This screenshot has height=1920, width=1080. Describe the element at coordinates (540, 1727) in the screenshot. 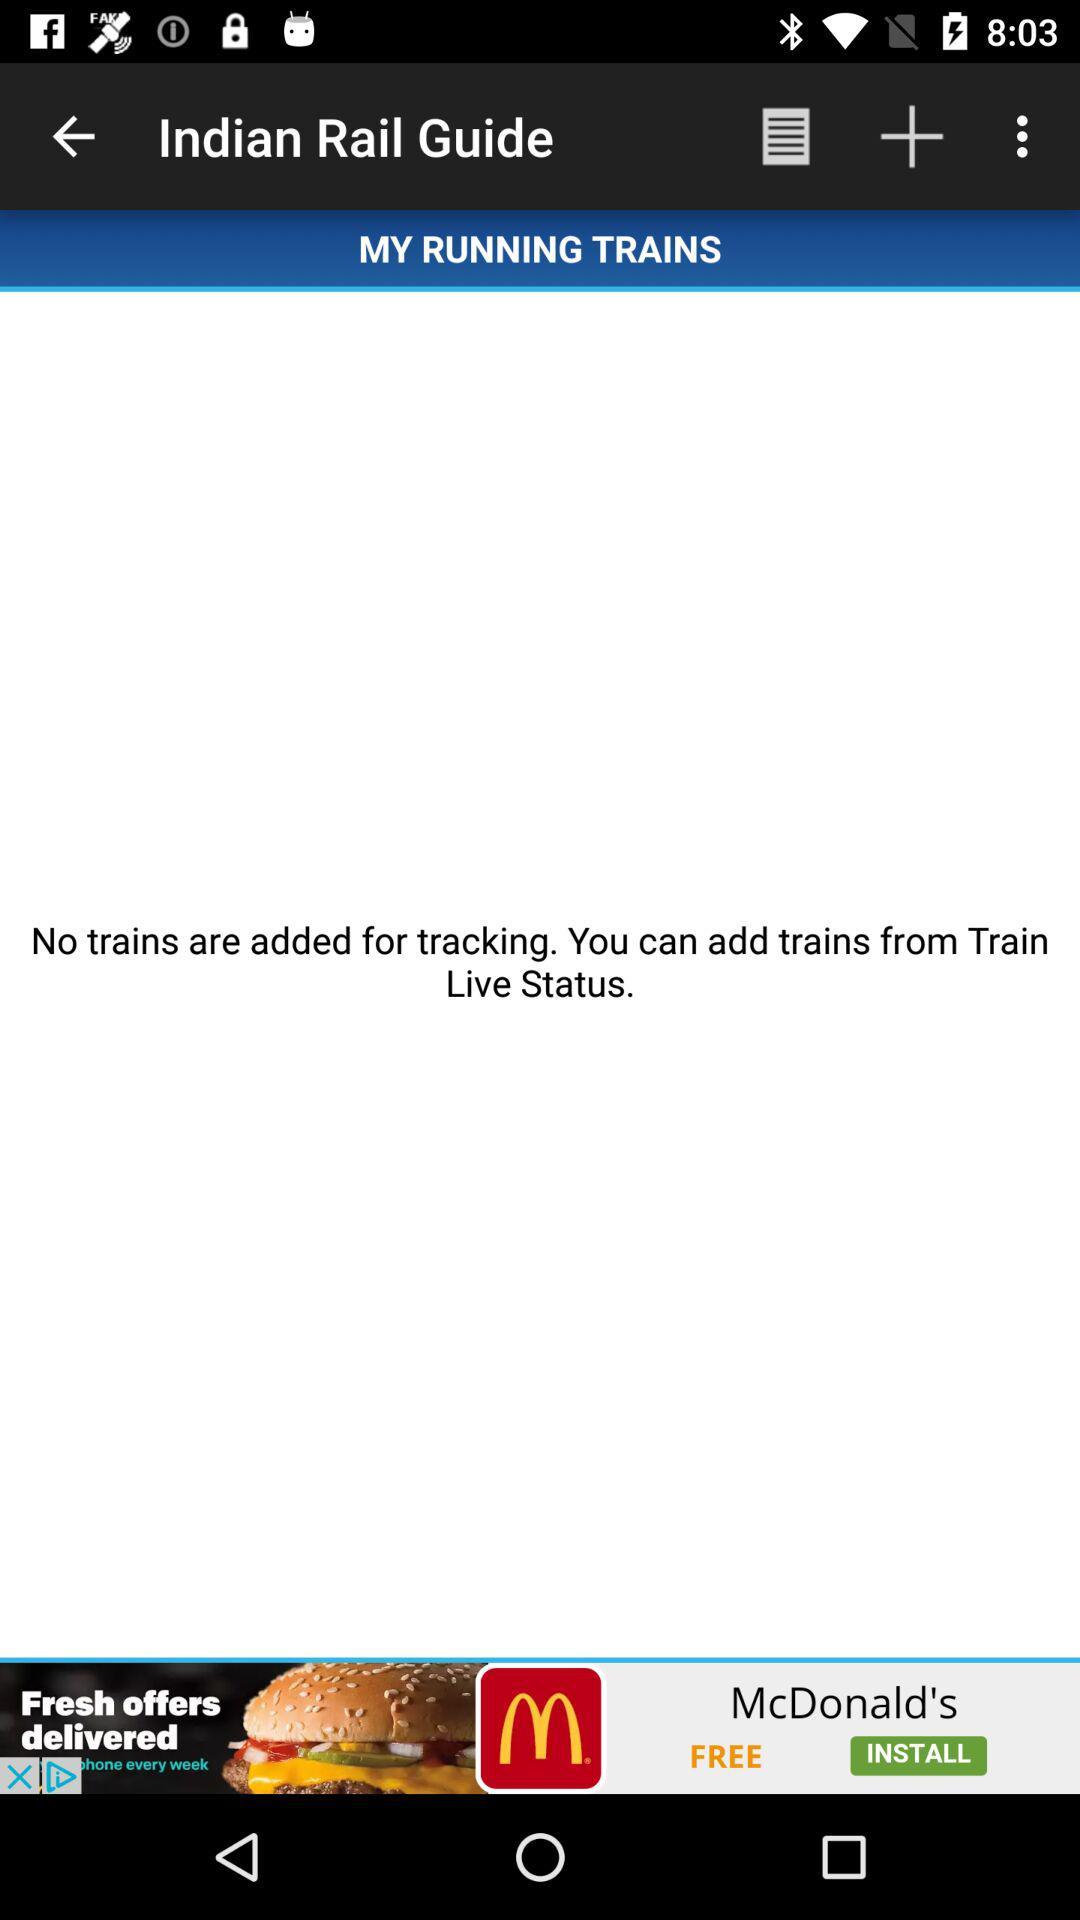

I see `this advertisement` at that location.